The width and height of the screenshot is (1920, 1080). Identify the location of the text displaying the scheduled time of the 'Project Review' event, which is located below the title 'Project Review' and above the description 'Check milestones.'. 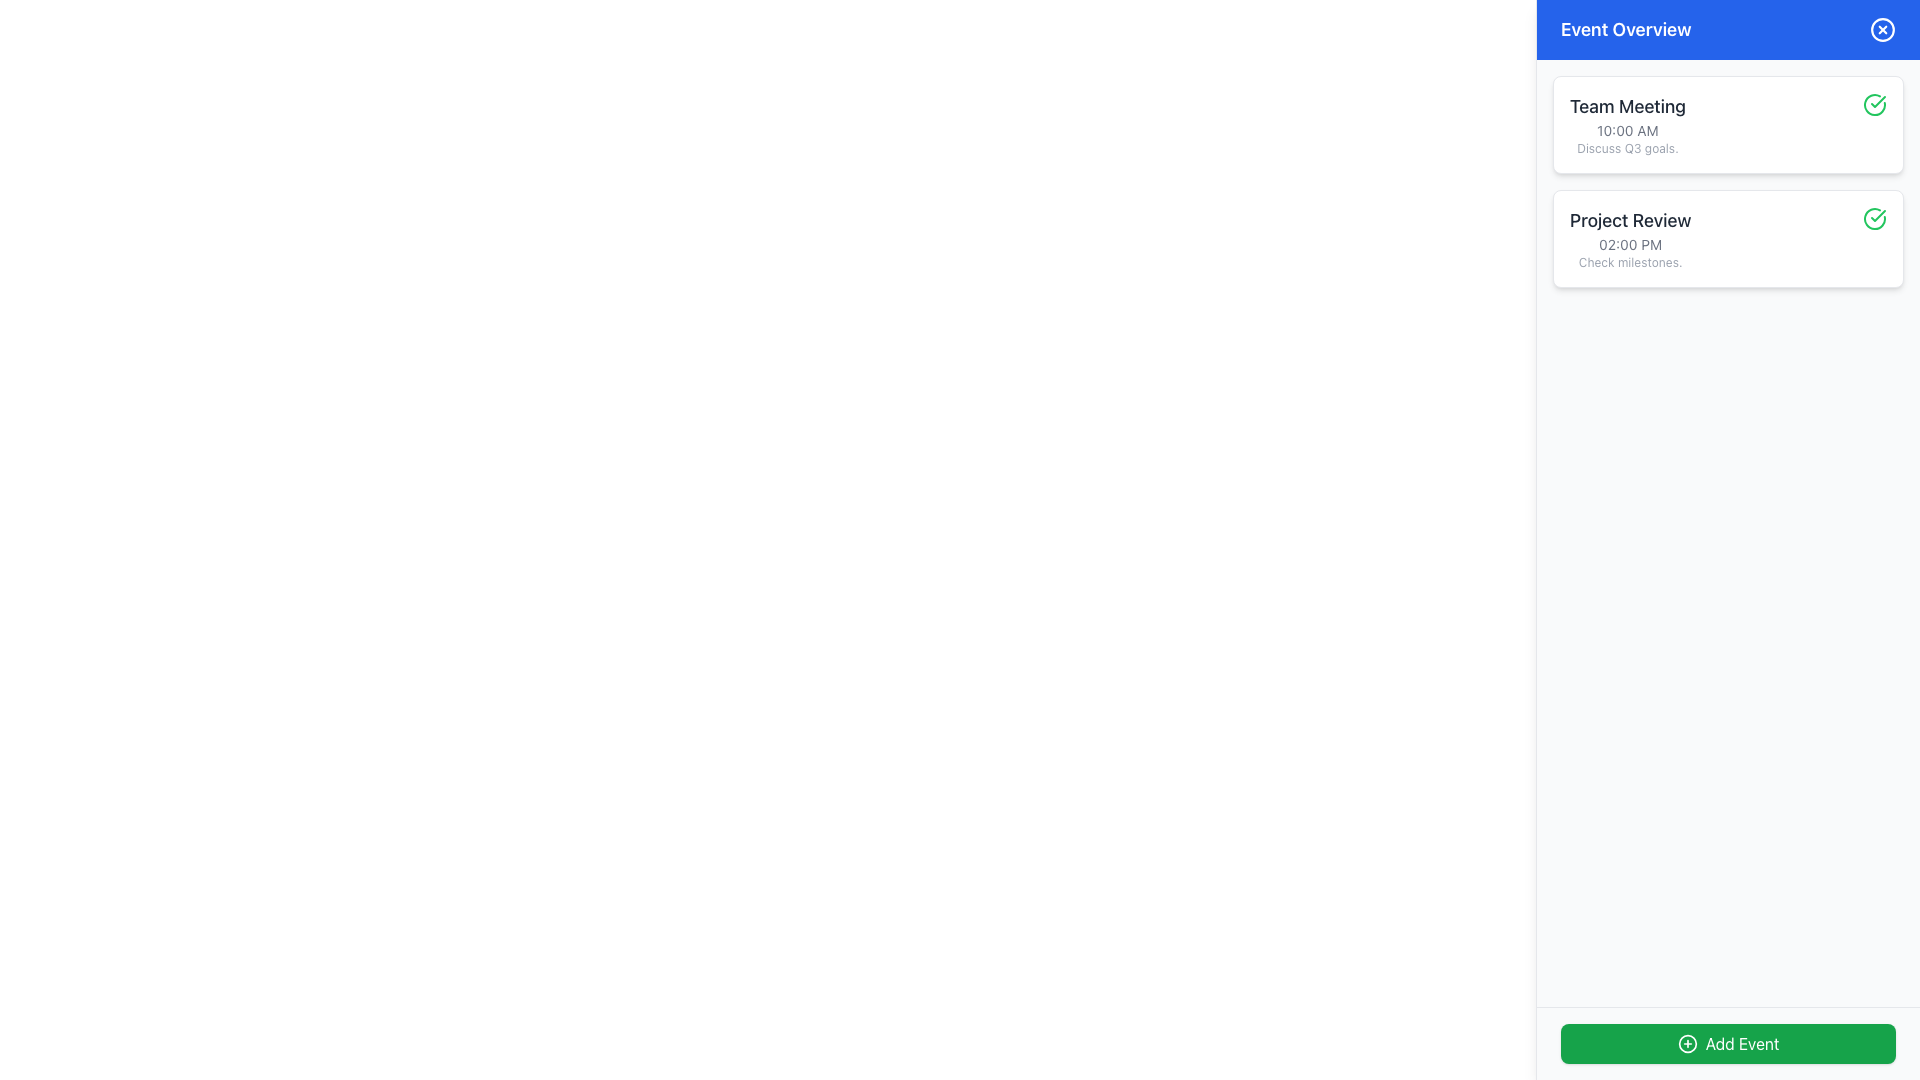
(1630, 244).